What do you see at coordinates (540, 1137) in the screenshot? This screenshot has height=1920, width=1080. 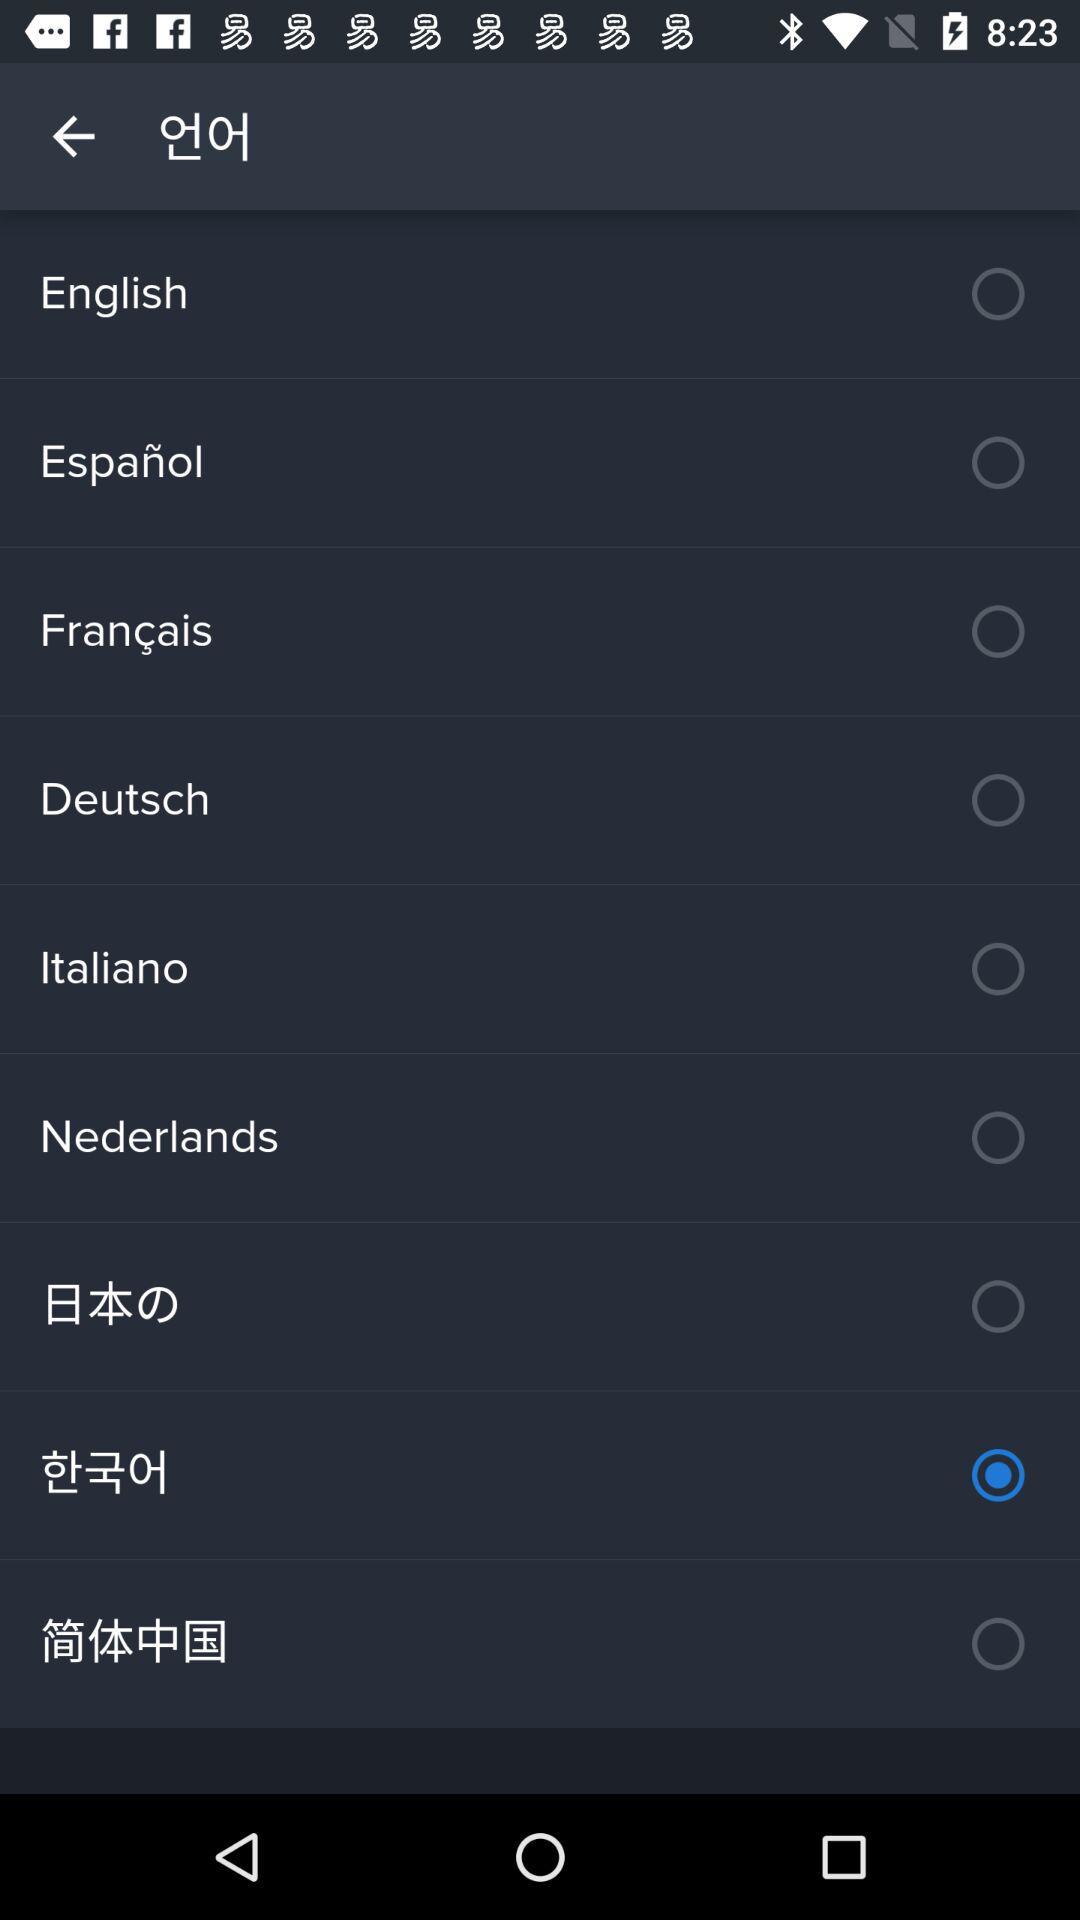 I see `the nederlands item` at bounding box center [540, 1137].